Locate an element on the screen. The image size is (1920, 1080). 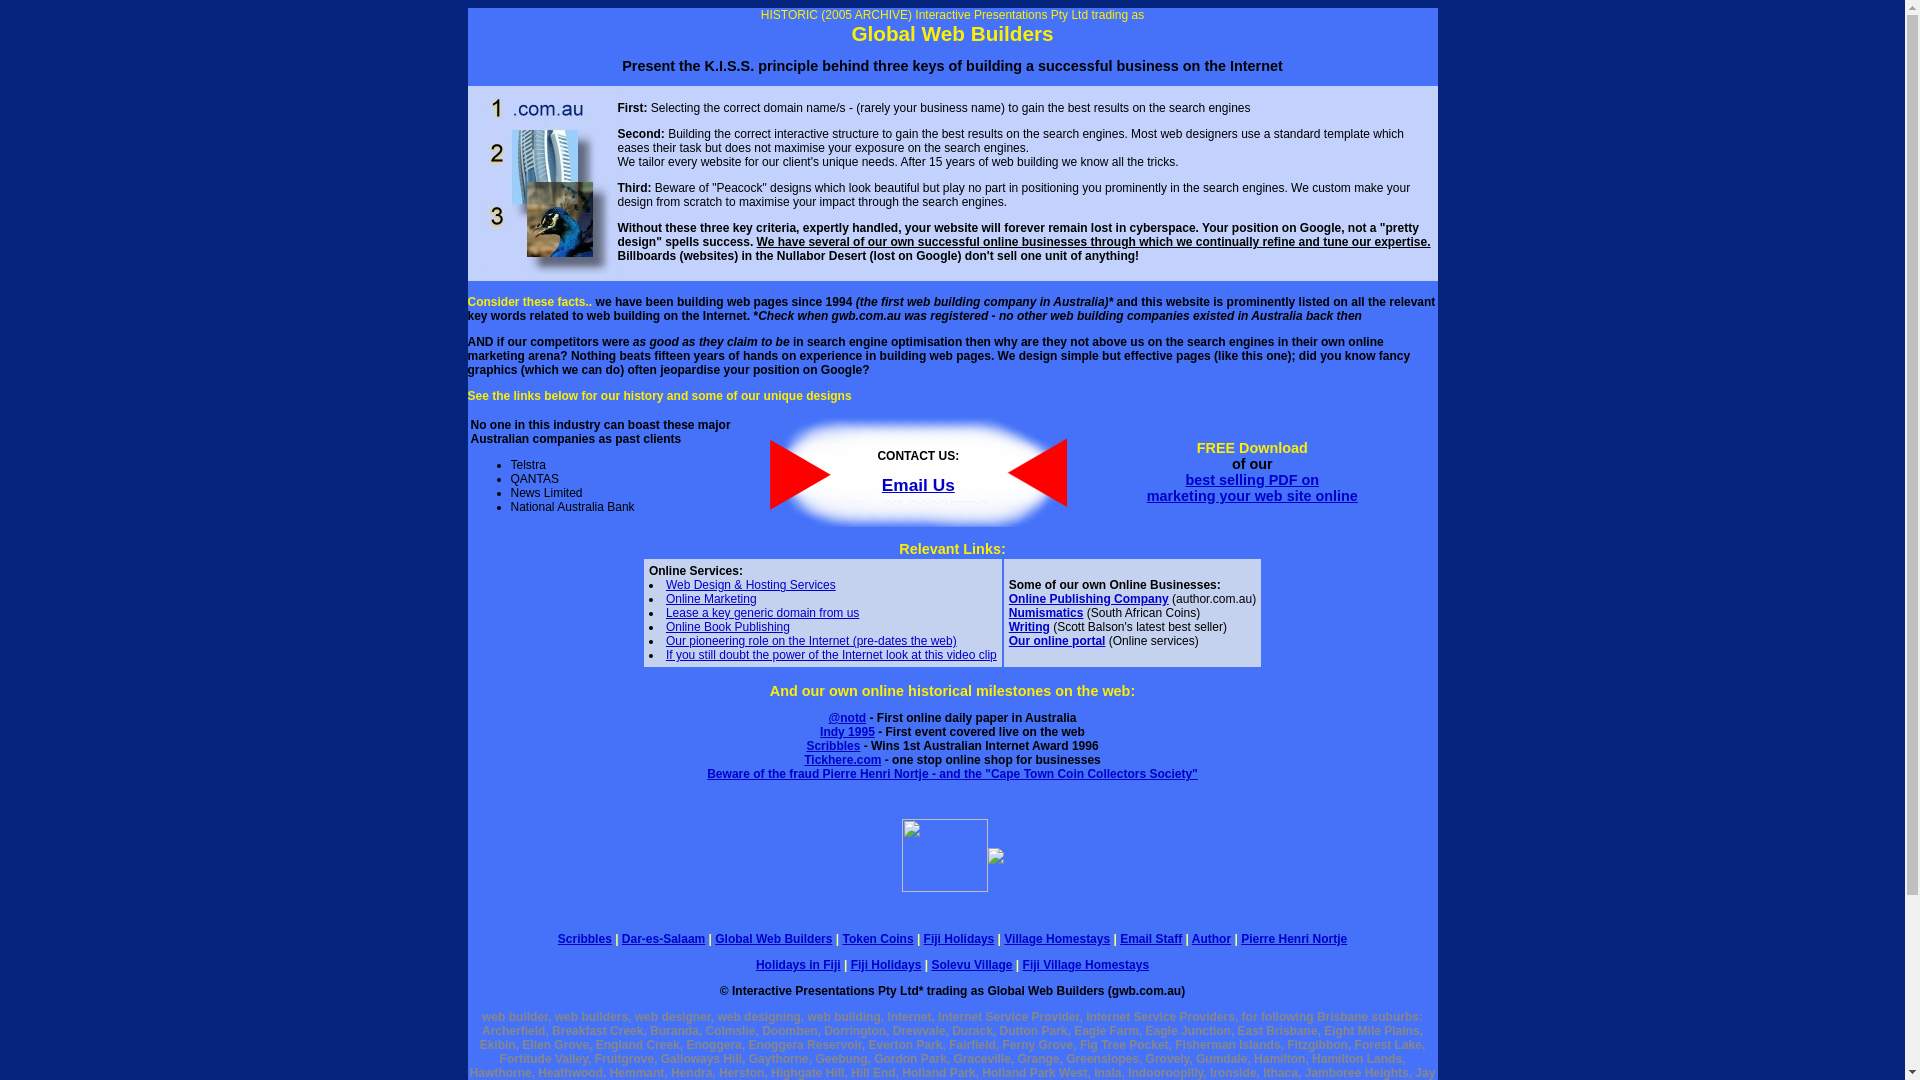
'Token Coins' is located at coordinates (841, 938).